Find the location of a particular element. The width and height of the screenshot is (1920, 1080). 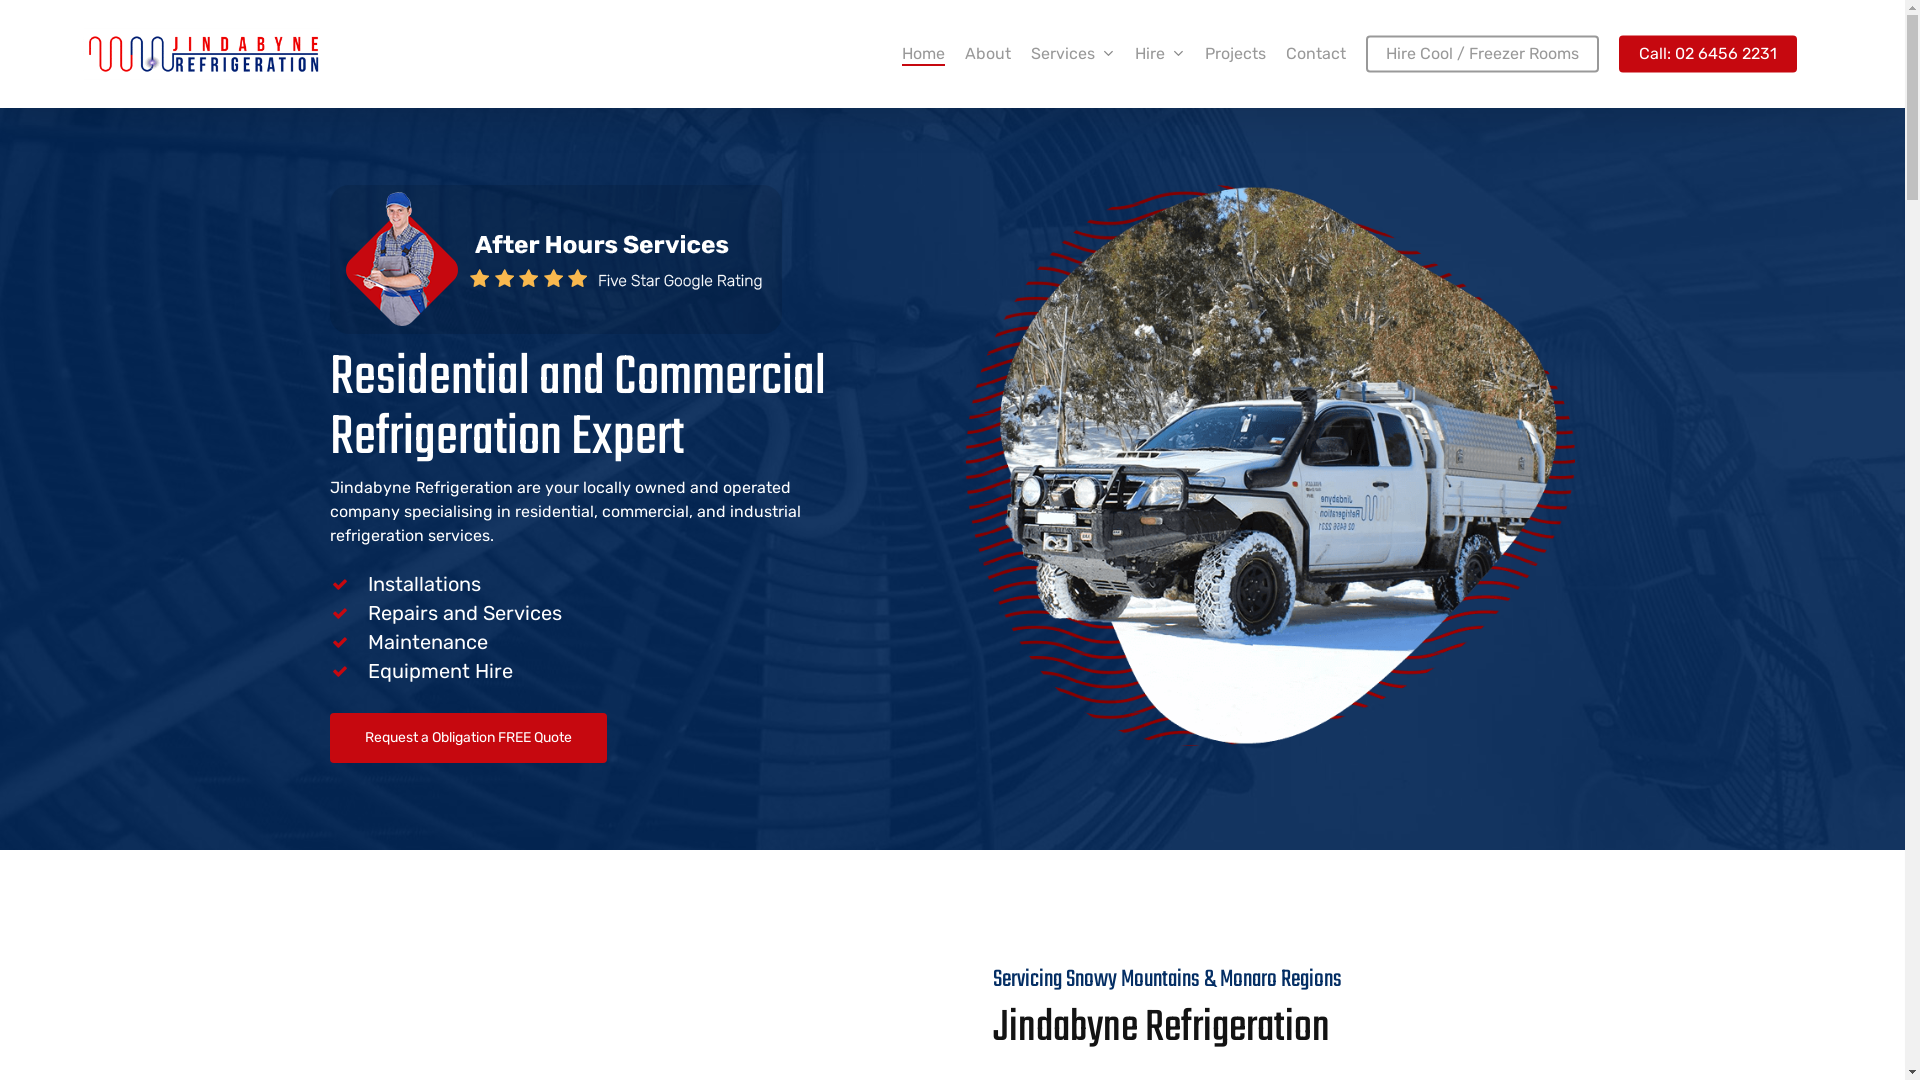

'Services' is located at coordinates (1072, 53).